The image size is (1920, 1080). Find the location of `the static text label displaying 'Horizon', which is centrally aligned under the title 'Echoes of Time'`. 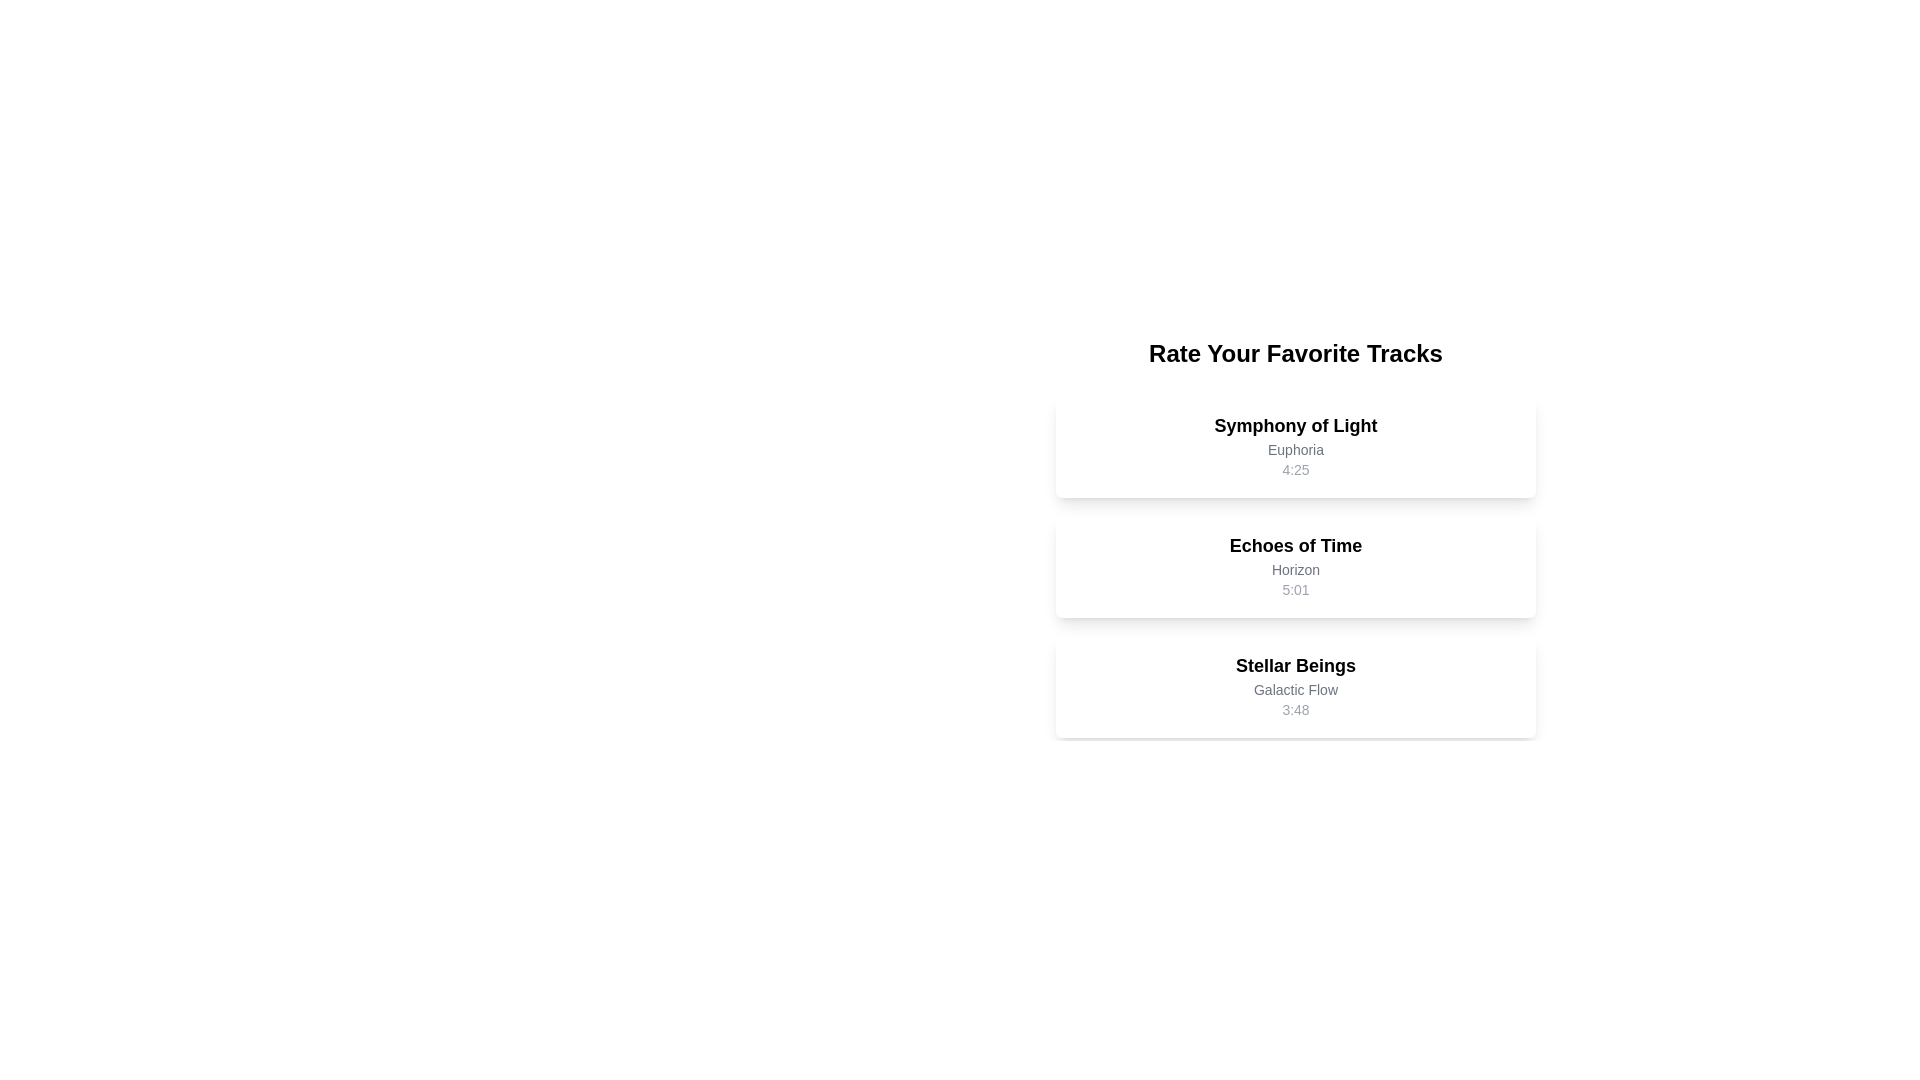

the static text label displaying 'Horizon', which is centrally aligned under the title 'Echoes of Time' is located at coordinates (1296, 570).